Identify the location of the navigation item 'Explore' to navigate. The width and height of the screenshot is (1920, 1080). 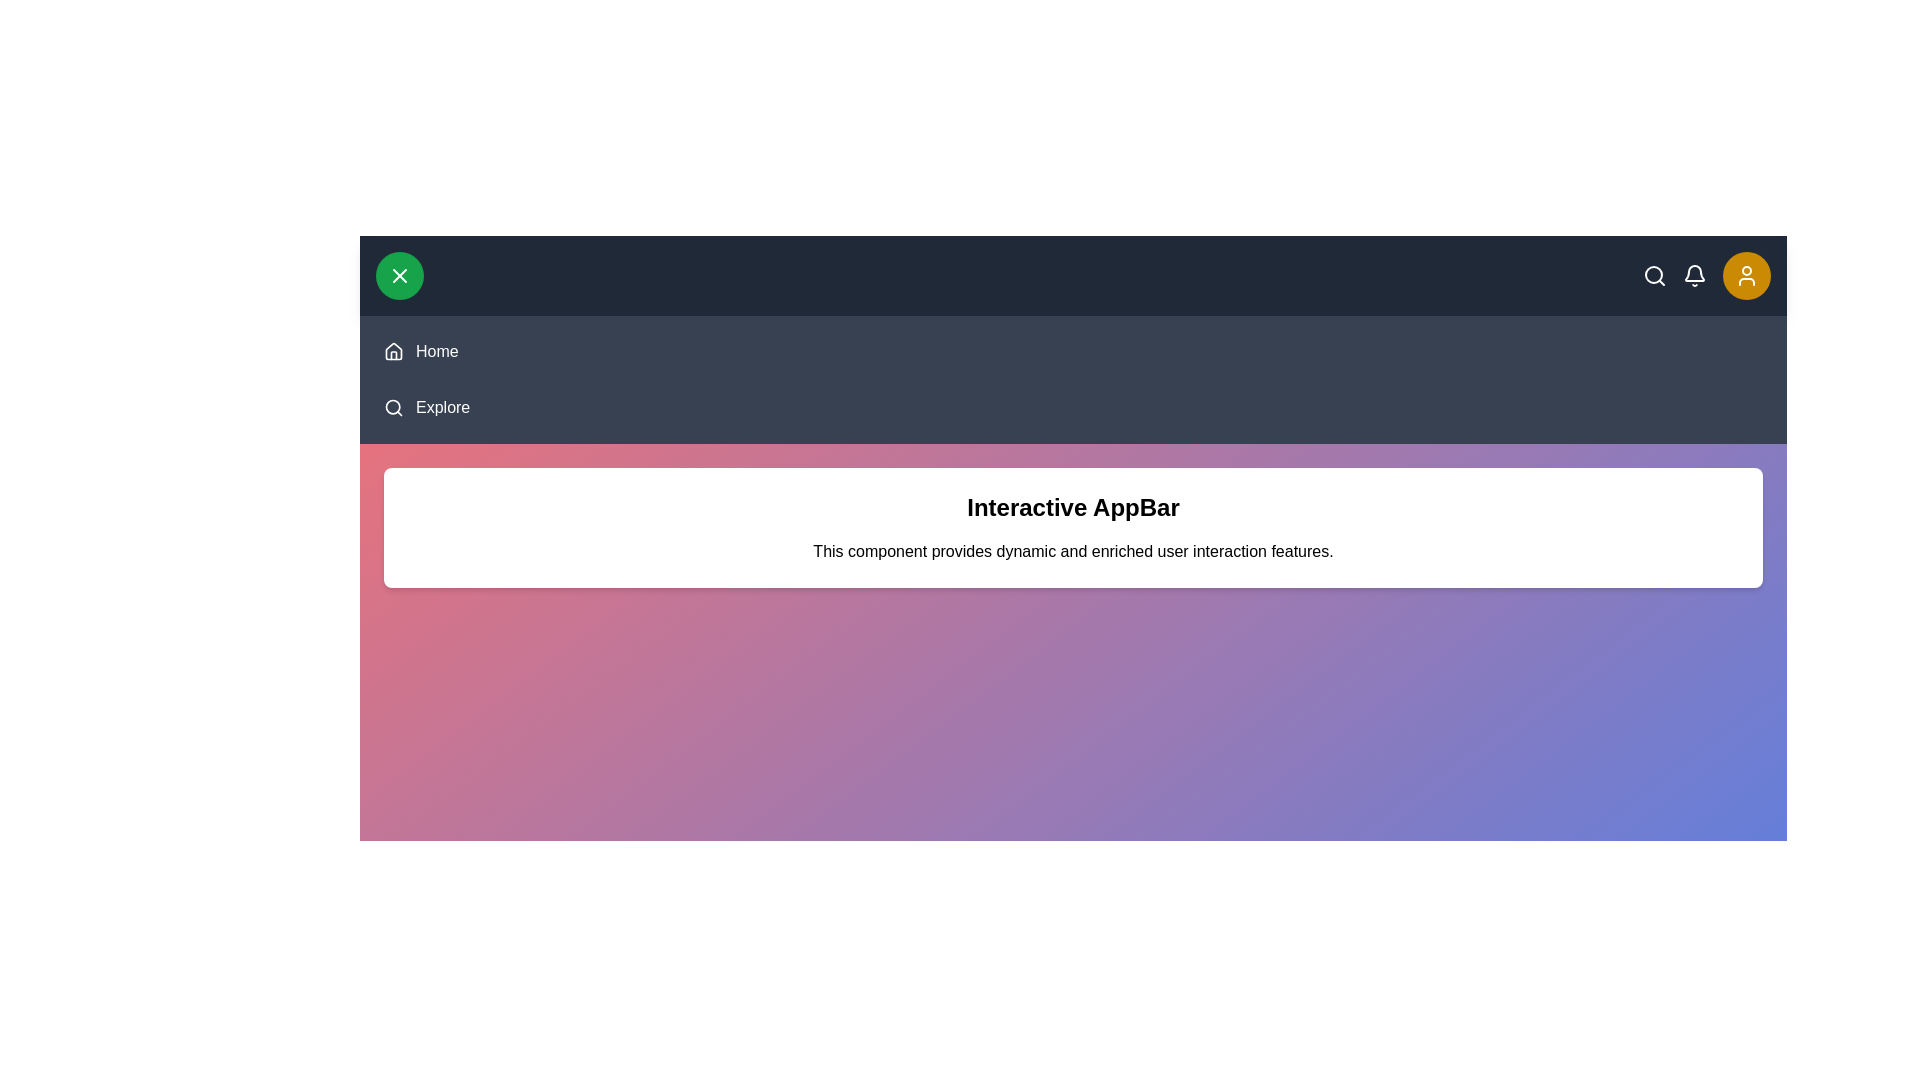
(441, 407).